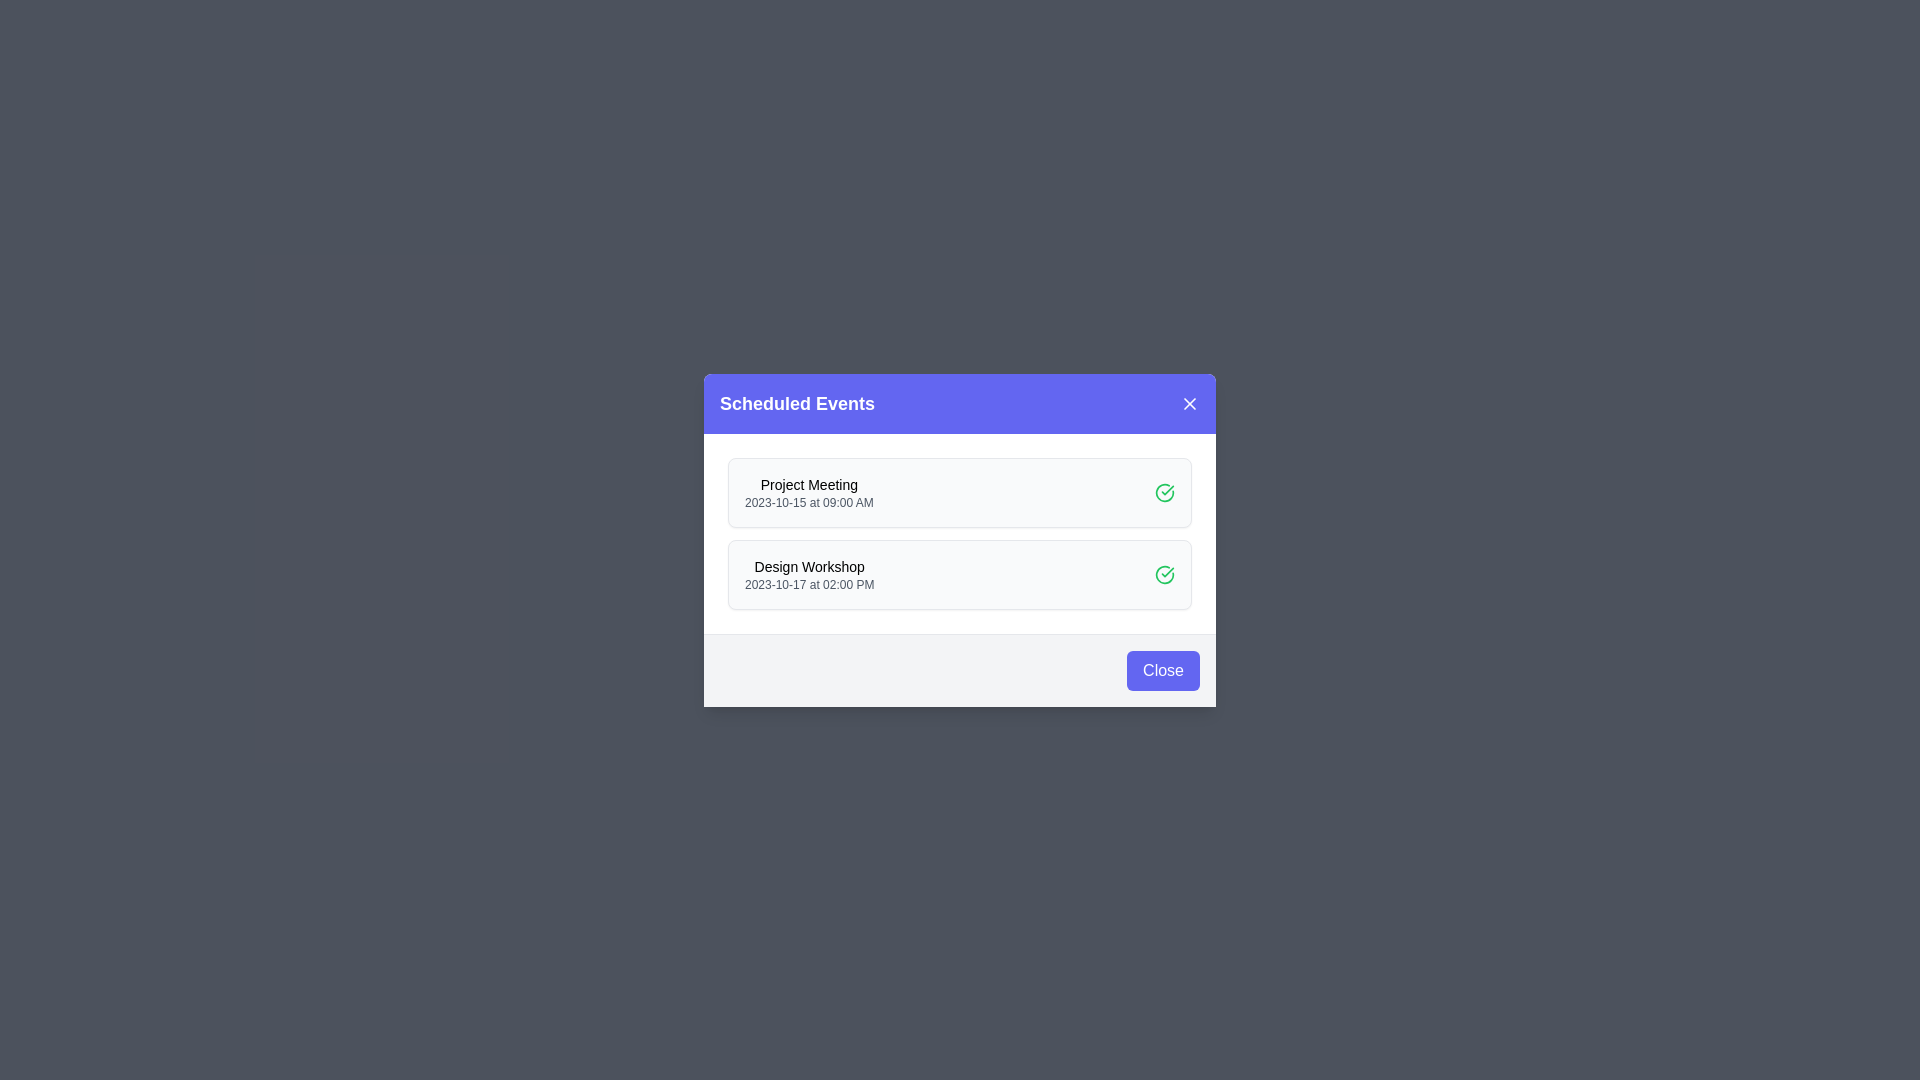 The image size is (1920, 1080). Describe the element at coordinates (809, 574) in the screenshot. I see `the Informative text element displaying the event title 'Design Workshop' and scheduled date '2023-10-17 at 02:00 PM' located in the second row of the 'Scheduled Events' dialog box for detailed information` at that location.